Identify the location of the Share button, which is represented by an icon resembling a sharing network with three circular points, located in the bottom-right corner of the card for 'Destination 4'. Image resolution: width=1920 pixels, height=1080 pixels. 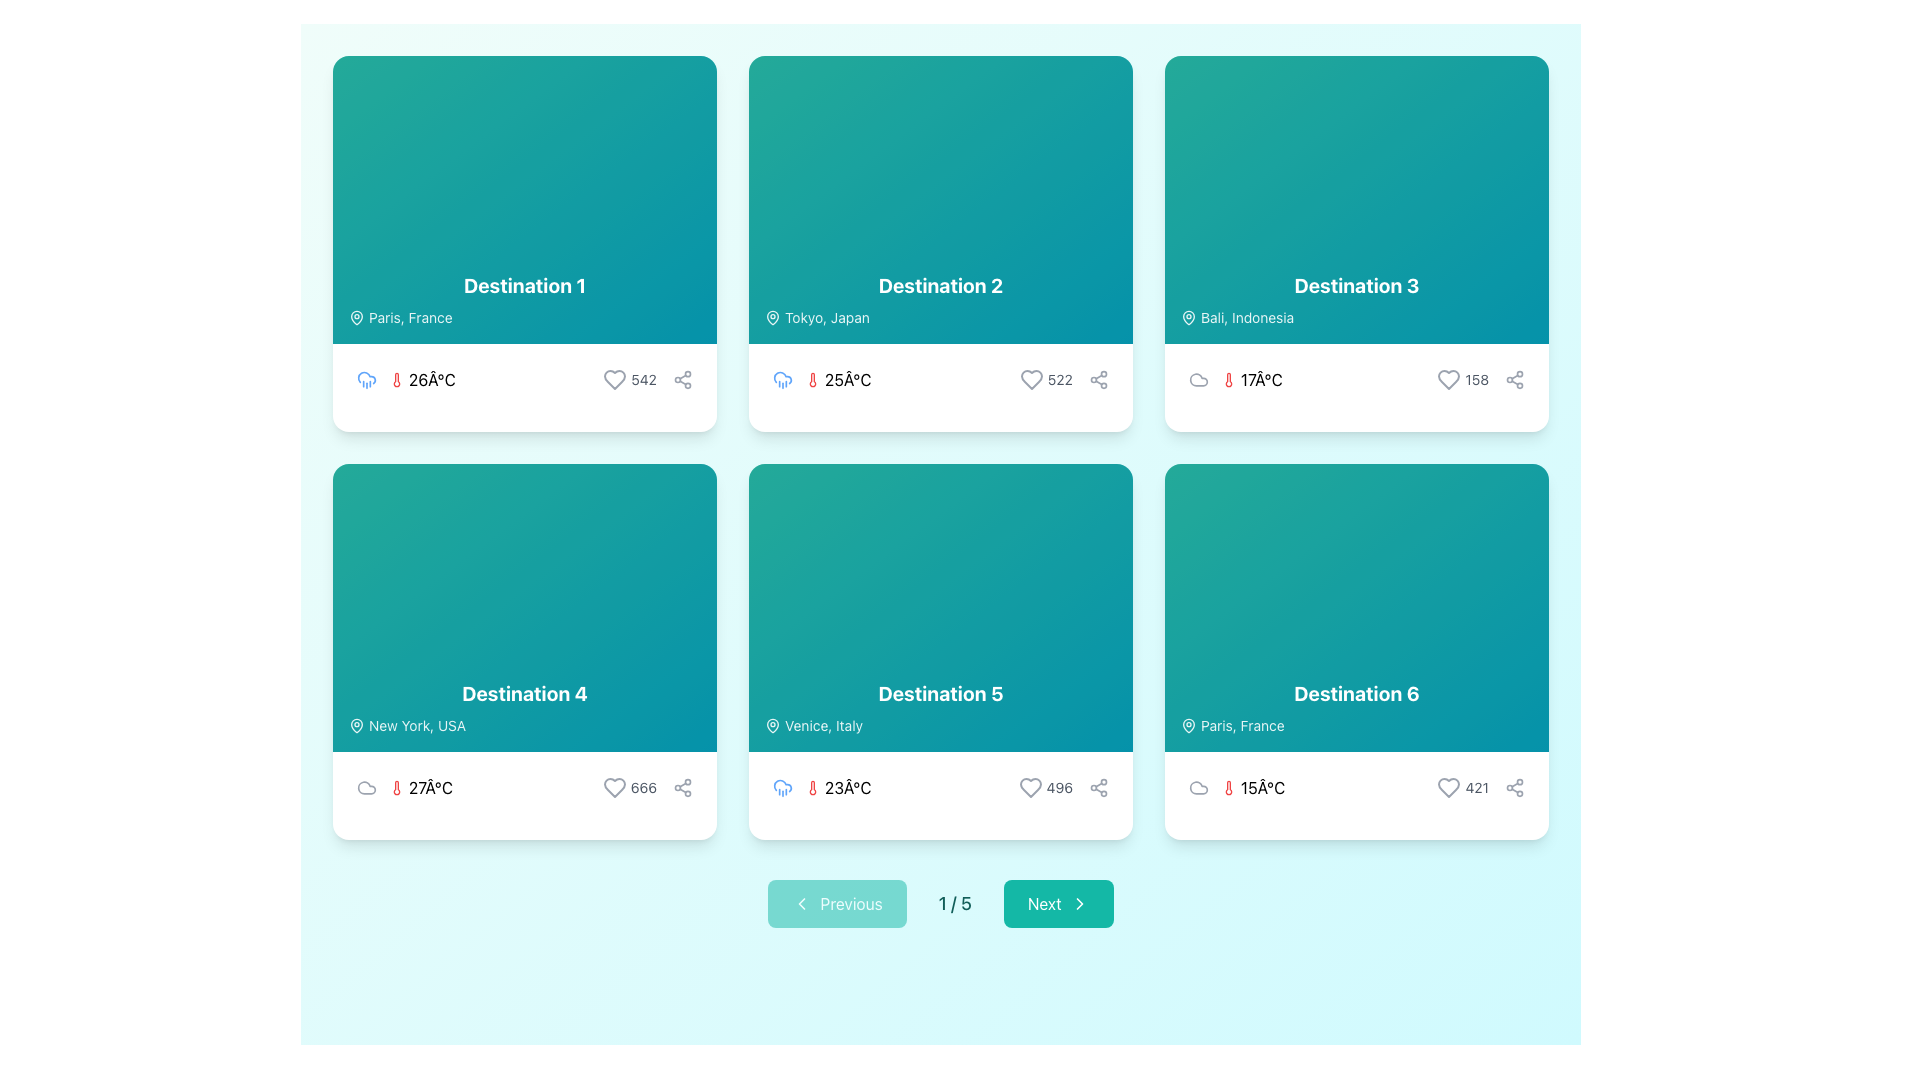
(682, 786).